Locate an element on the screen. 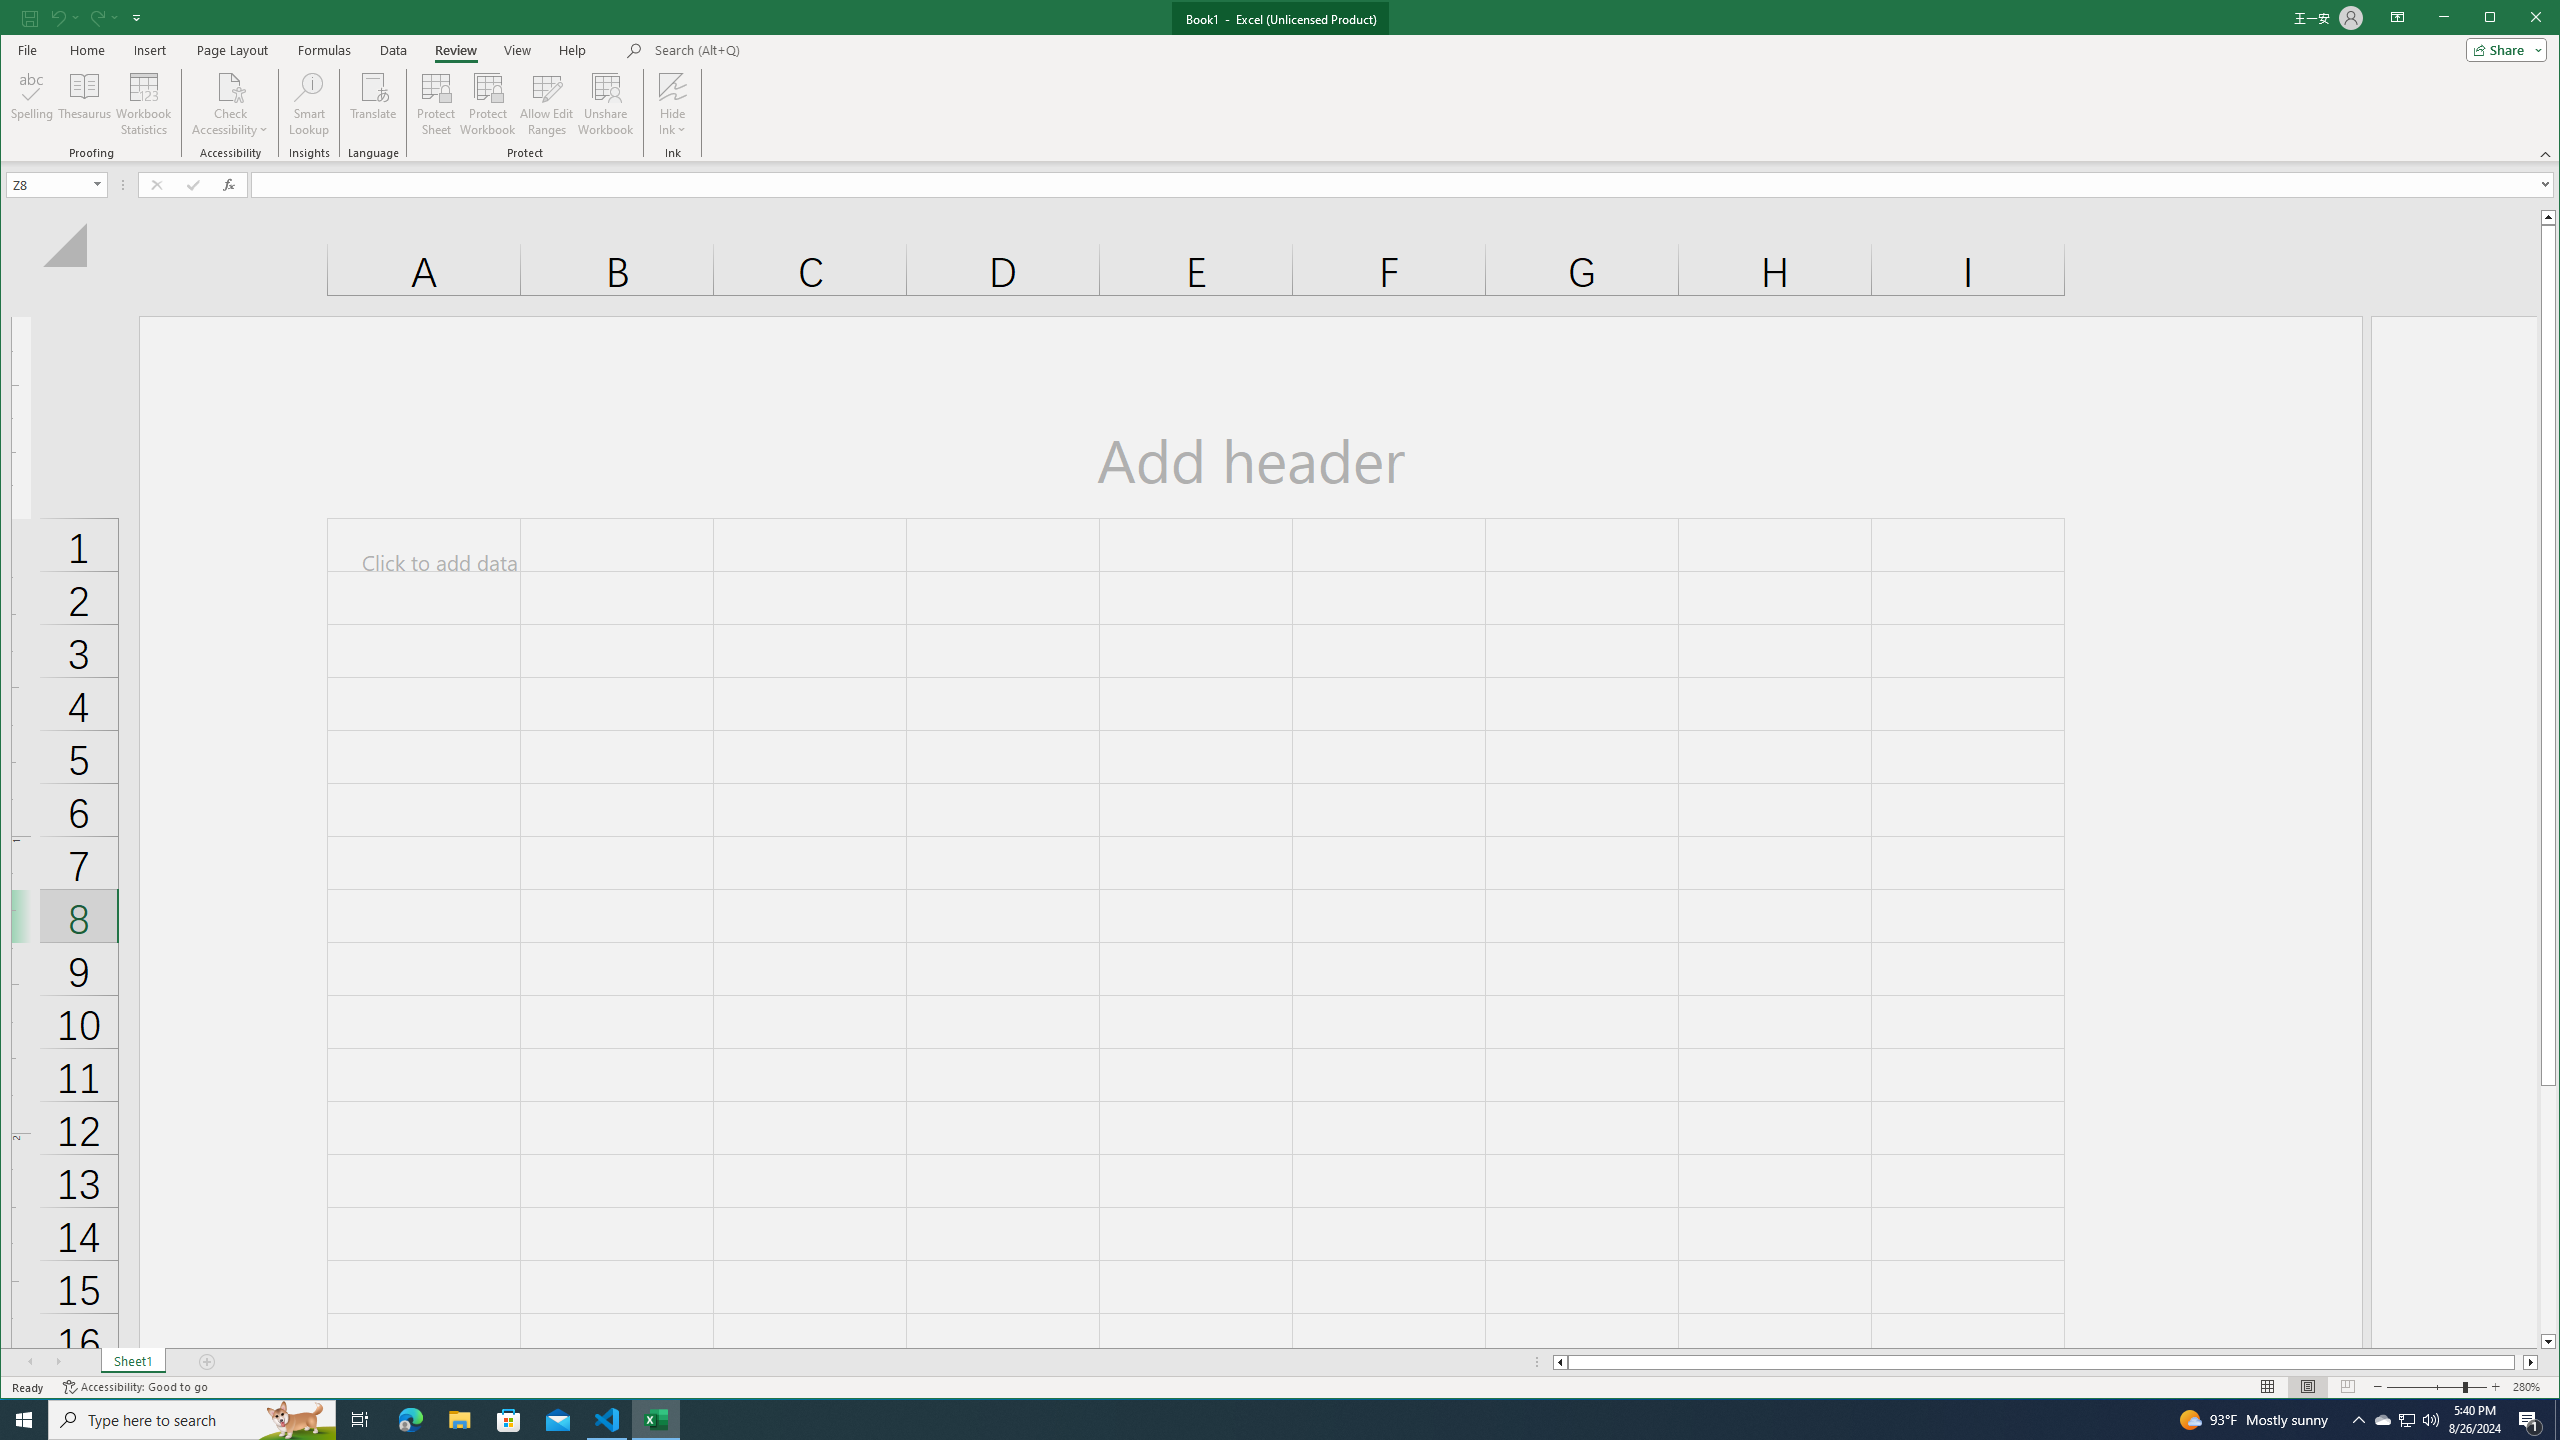 The height and width of the screenshot is (1440, 2560). 'Start' is located at coordinates (24, 1418).